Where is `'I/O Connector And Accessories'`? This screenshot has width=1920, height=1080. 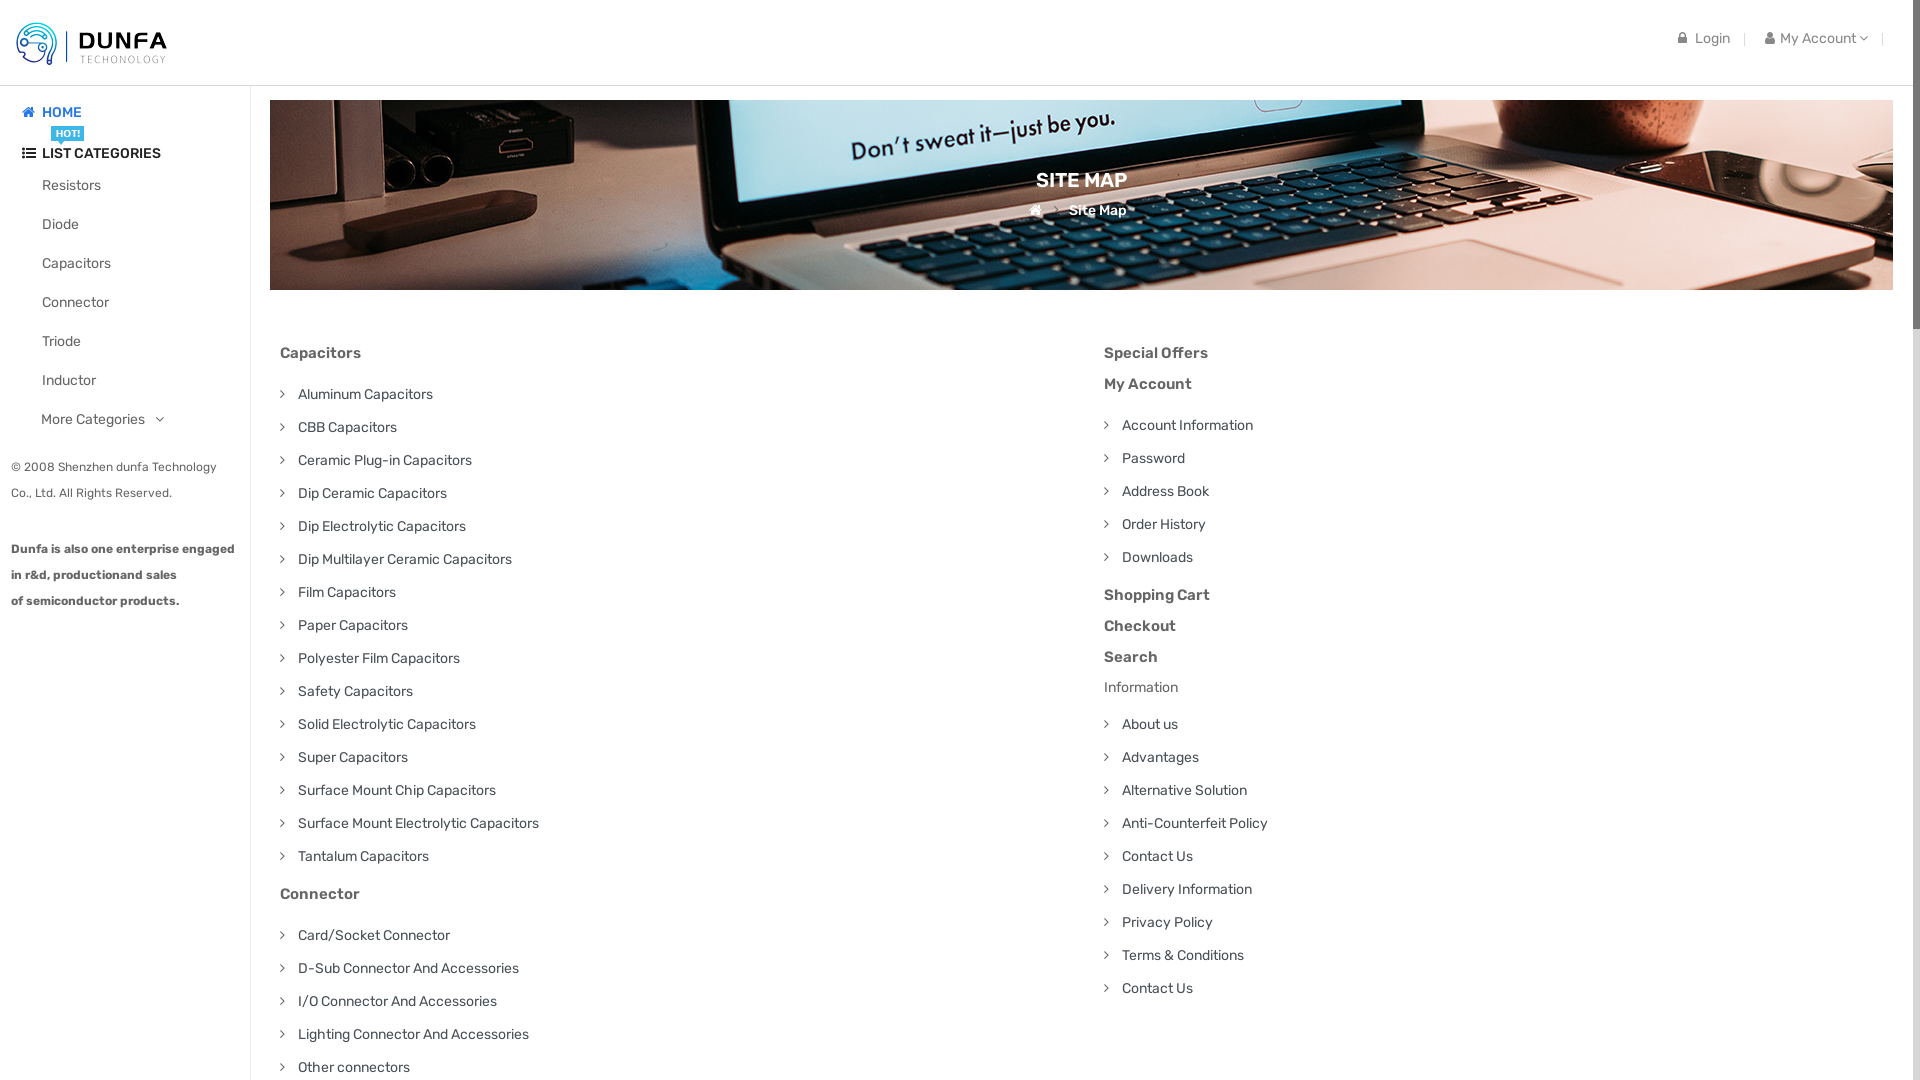
'I/O Connector And Accessories' is located at coordinates (397, 1001).